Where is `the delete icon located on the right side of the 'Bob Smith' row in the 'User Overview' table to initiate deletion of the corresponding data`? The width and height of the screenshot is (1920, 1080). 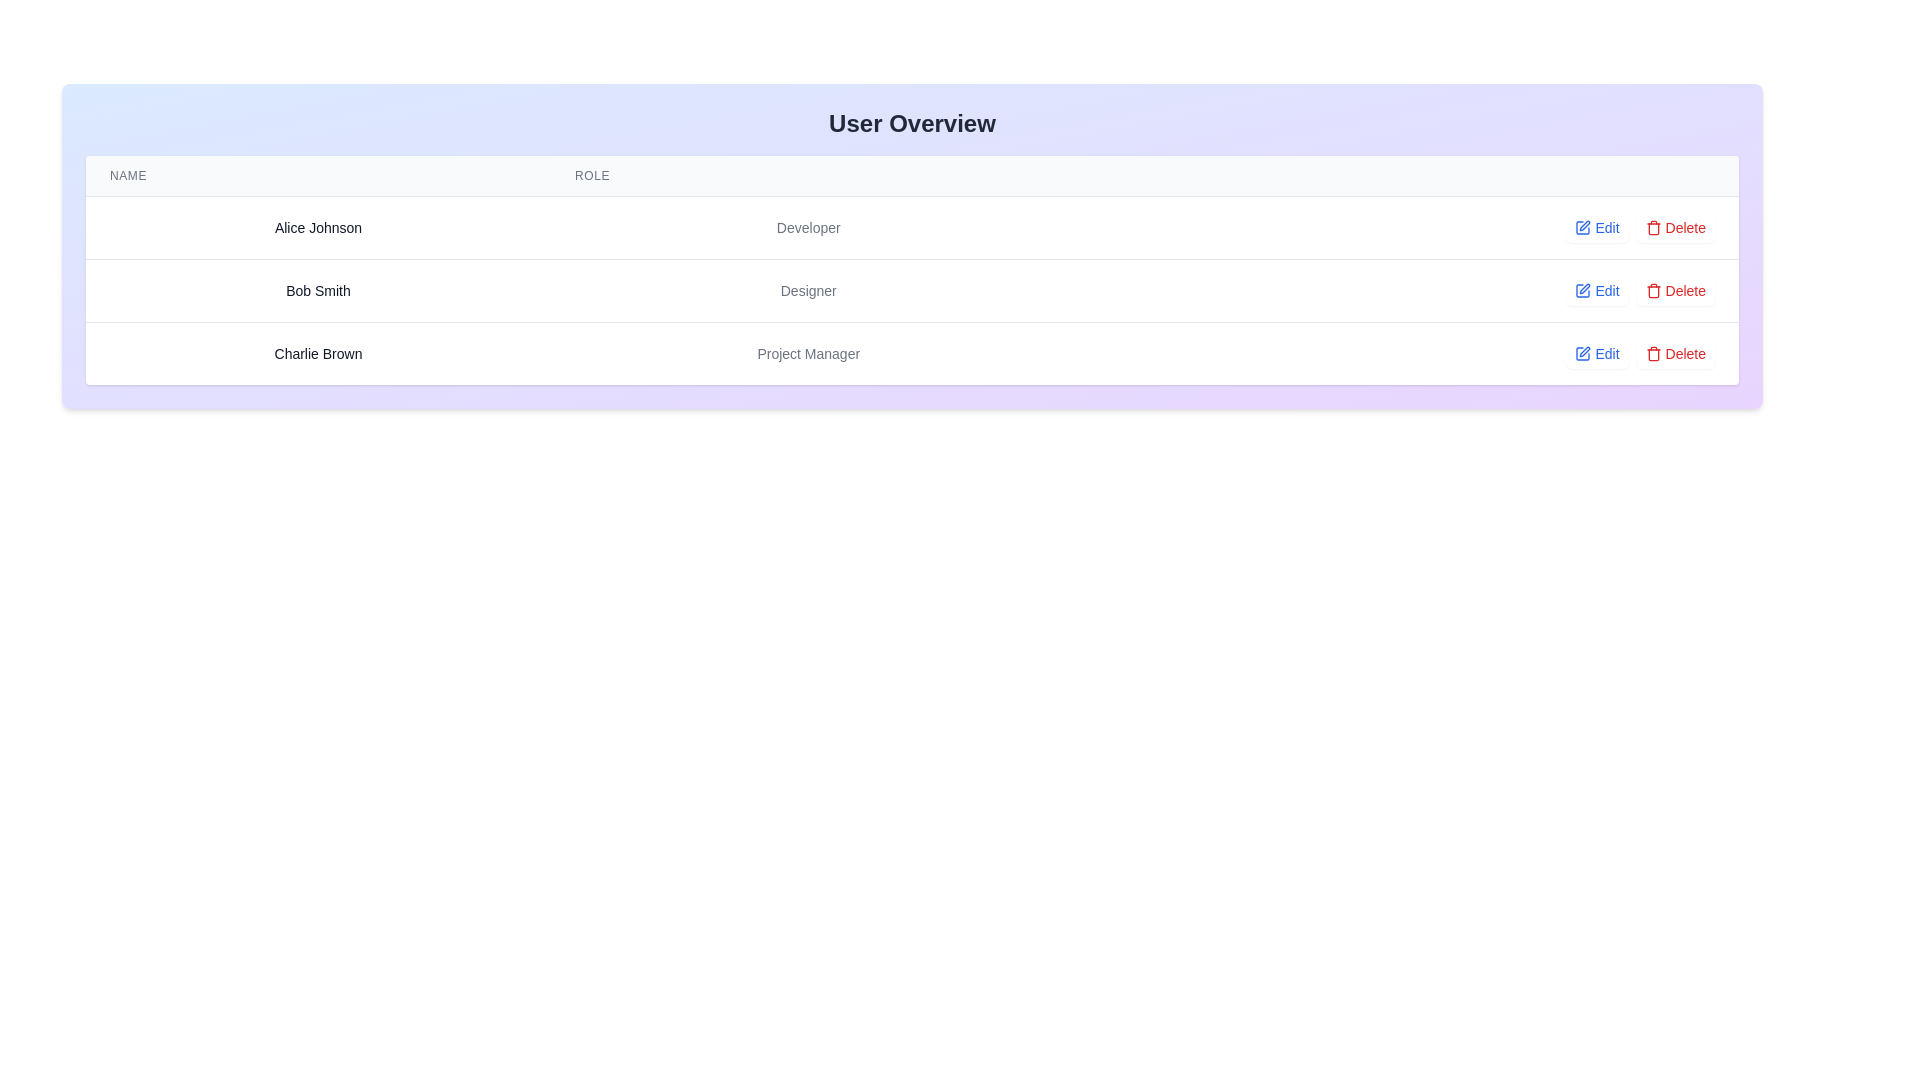 the delete icon located on the right side of the 'Bob Smith' row in the 'User Overview' table to initiate deletion of the corresponding data is located at coordinates (1653, 290).